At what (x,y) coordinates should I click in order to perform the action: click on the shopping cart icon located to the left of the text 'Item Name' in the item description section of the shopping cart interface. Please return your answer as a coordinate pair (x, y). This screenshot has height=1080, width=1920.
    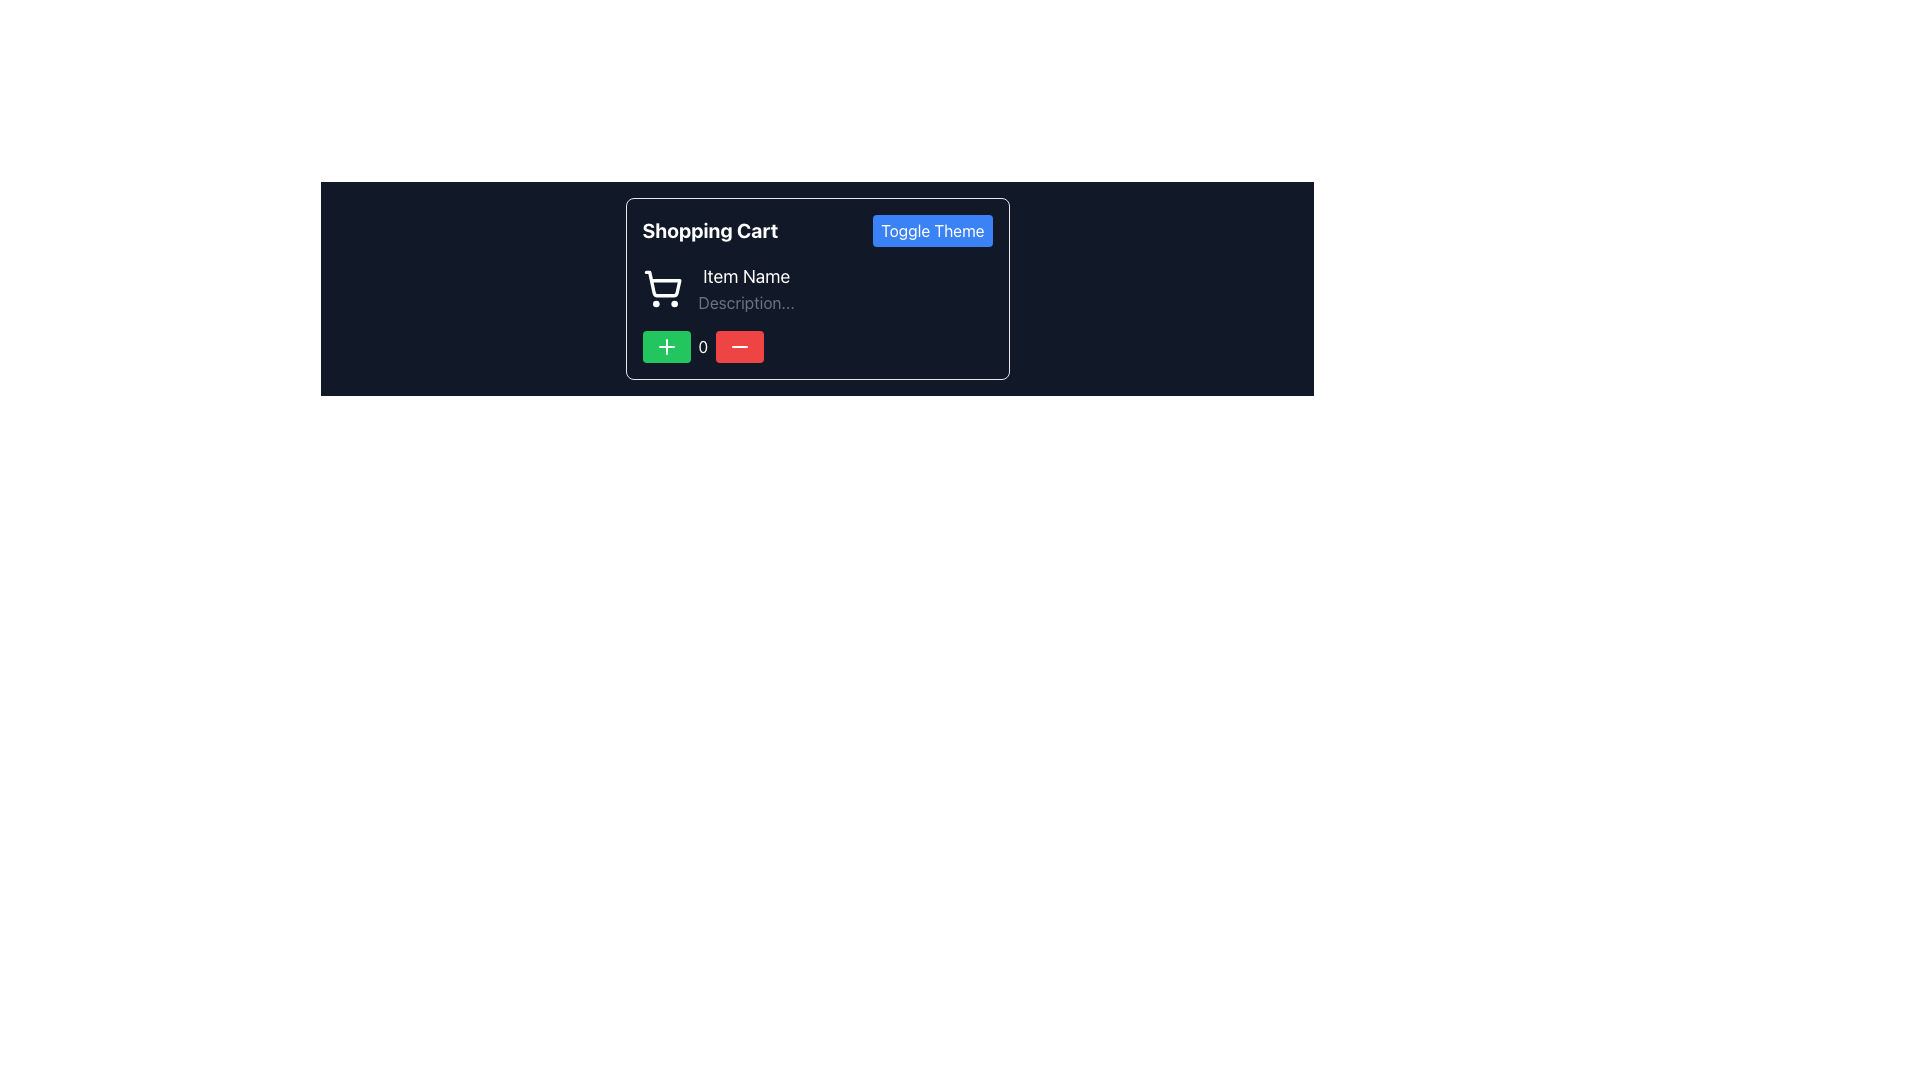
    Looking at the image, I should click on (662, 289).